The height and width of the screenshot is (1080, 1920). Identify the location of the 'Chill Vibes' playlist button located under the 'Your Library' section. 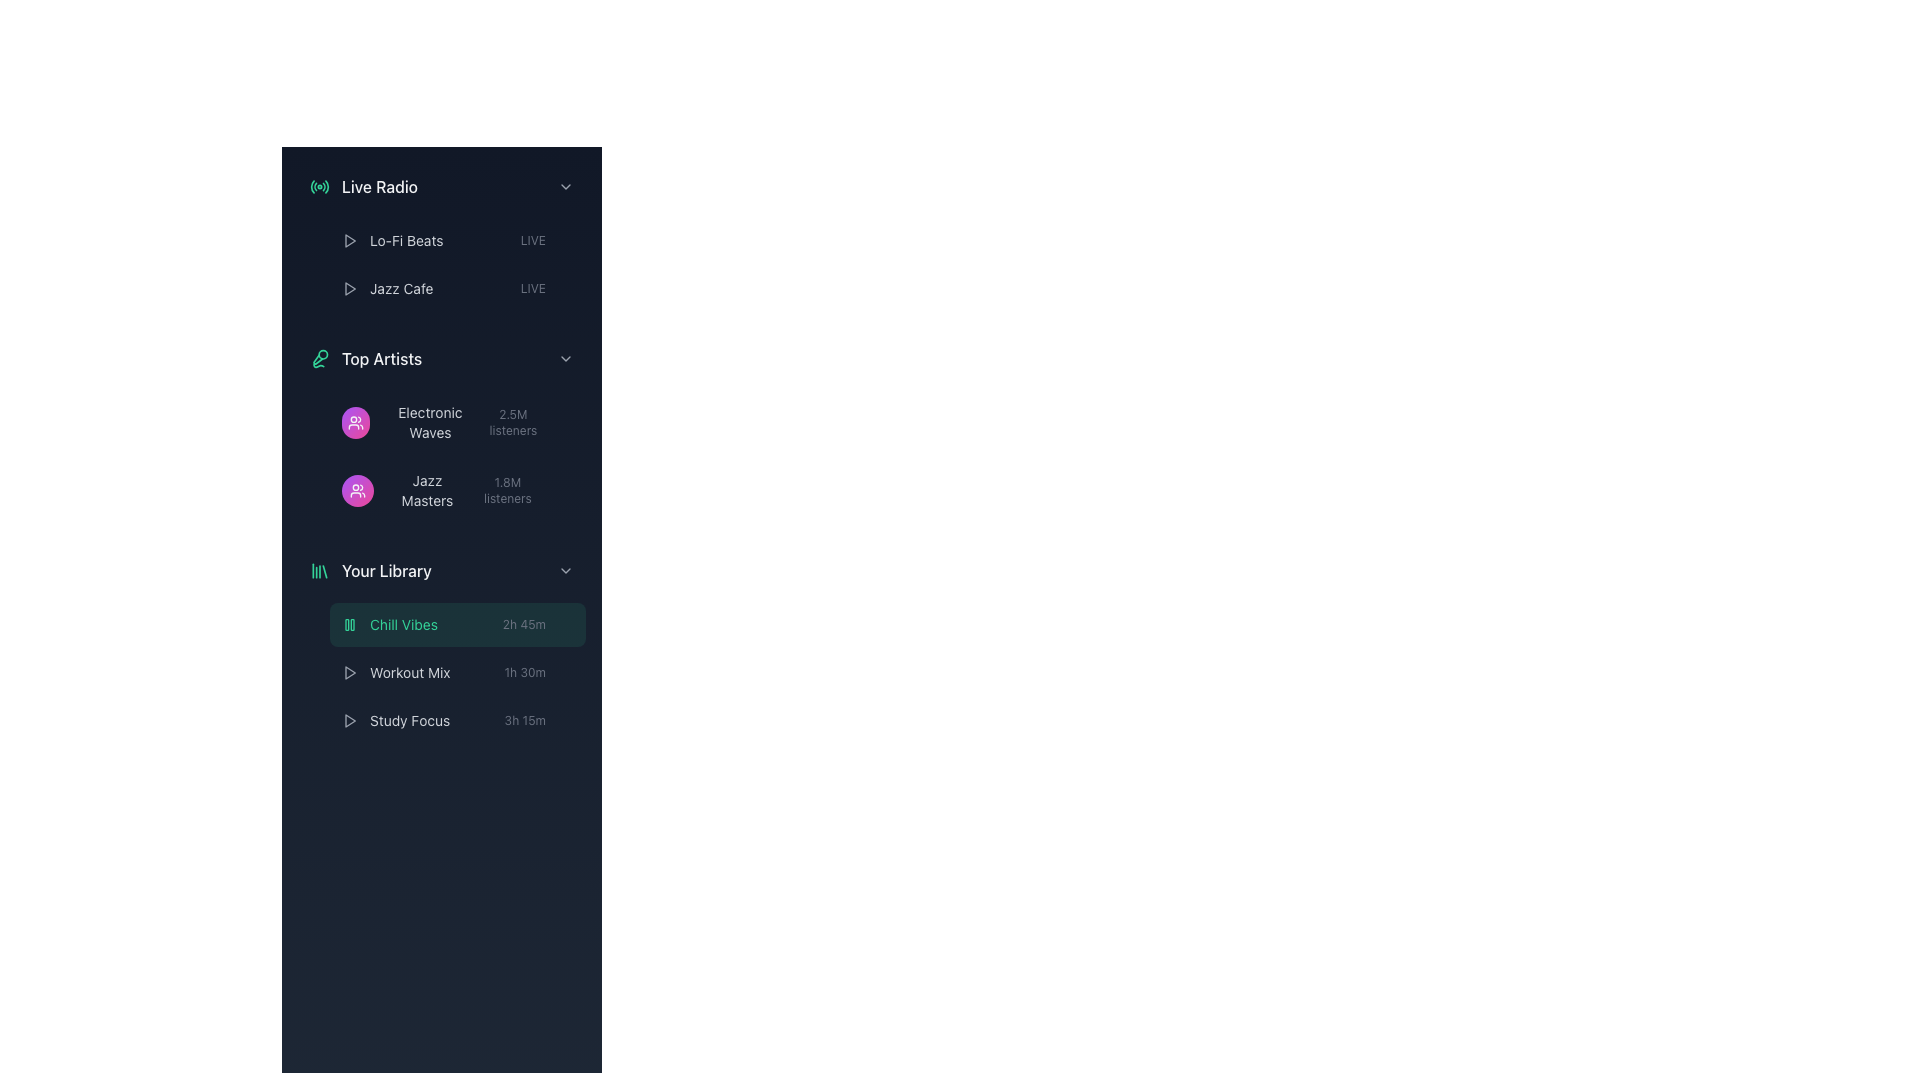
(440, 644).